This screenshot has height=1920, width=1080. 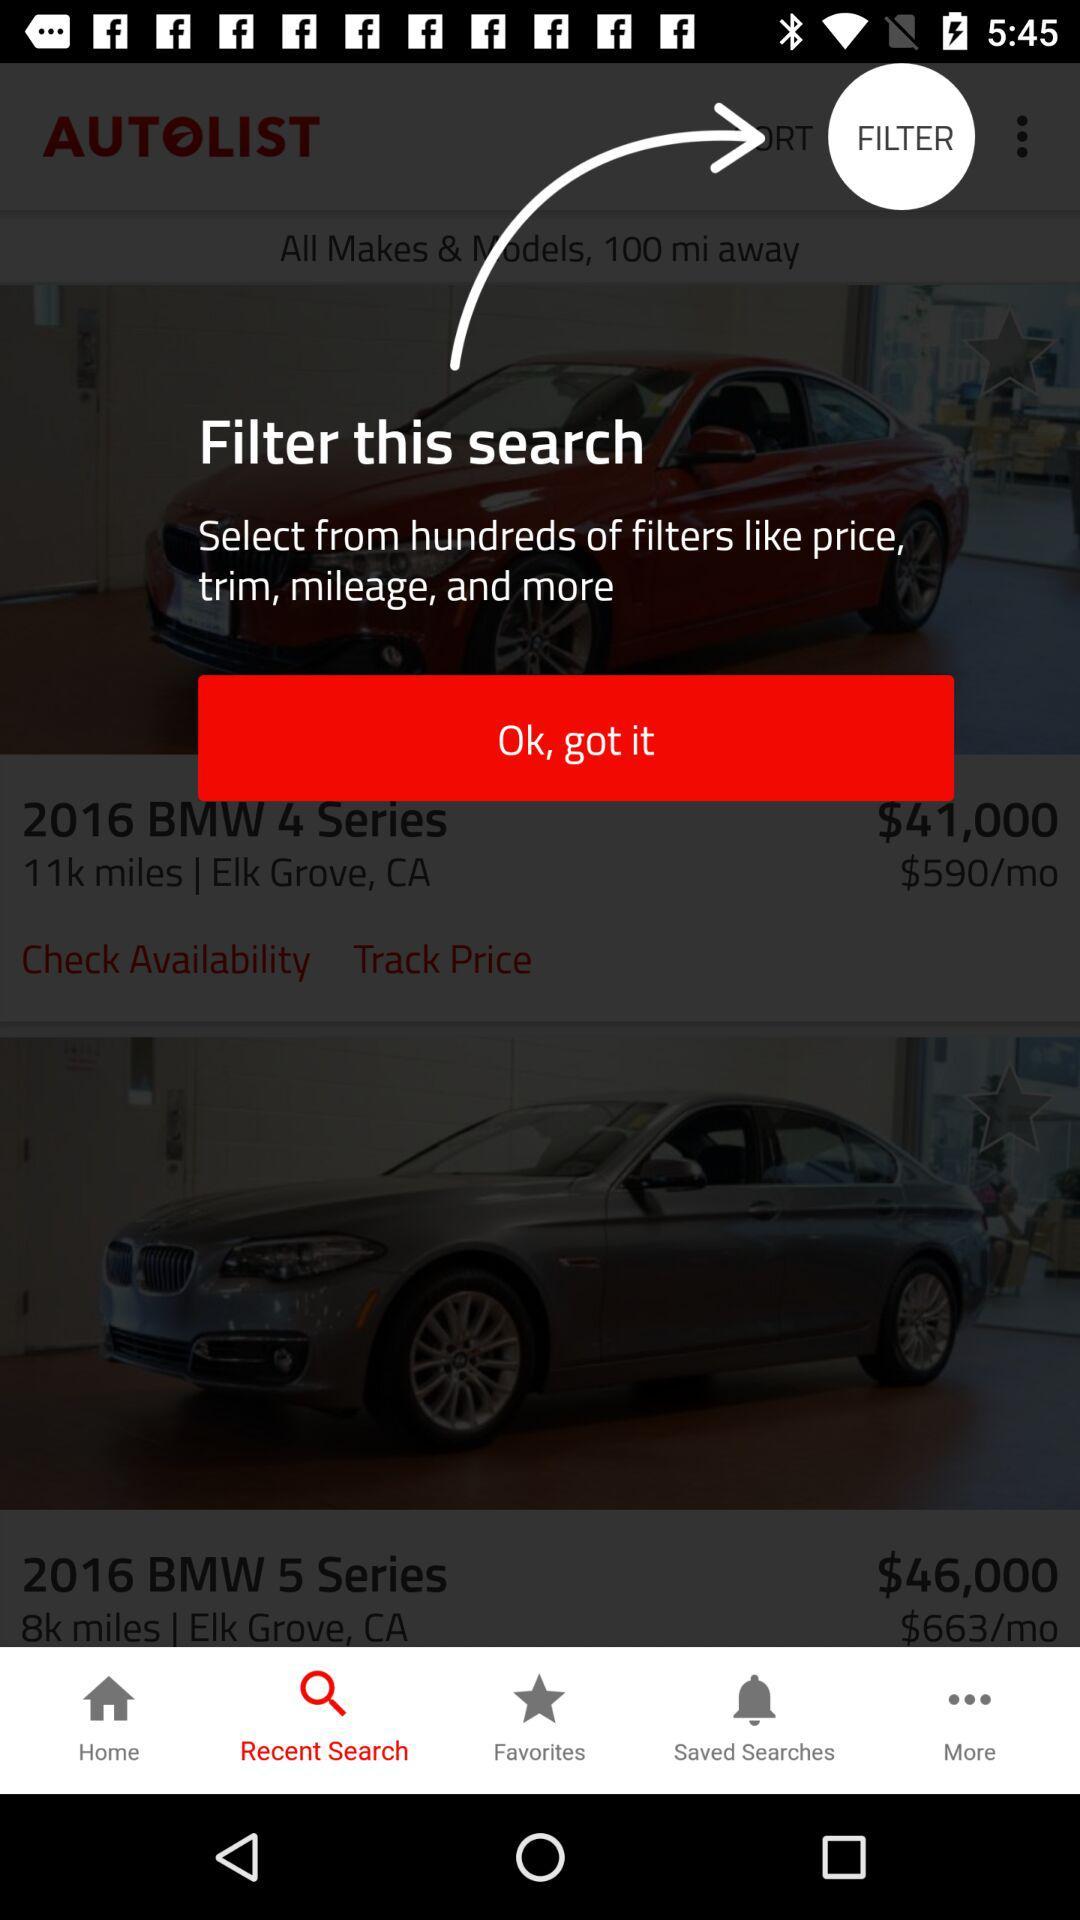 I want to click on the item next to the filter item, so click(x=1027, y=135).